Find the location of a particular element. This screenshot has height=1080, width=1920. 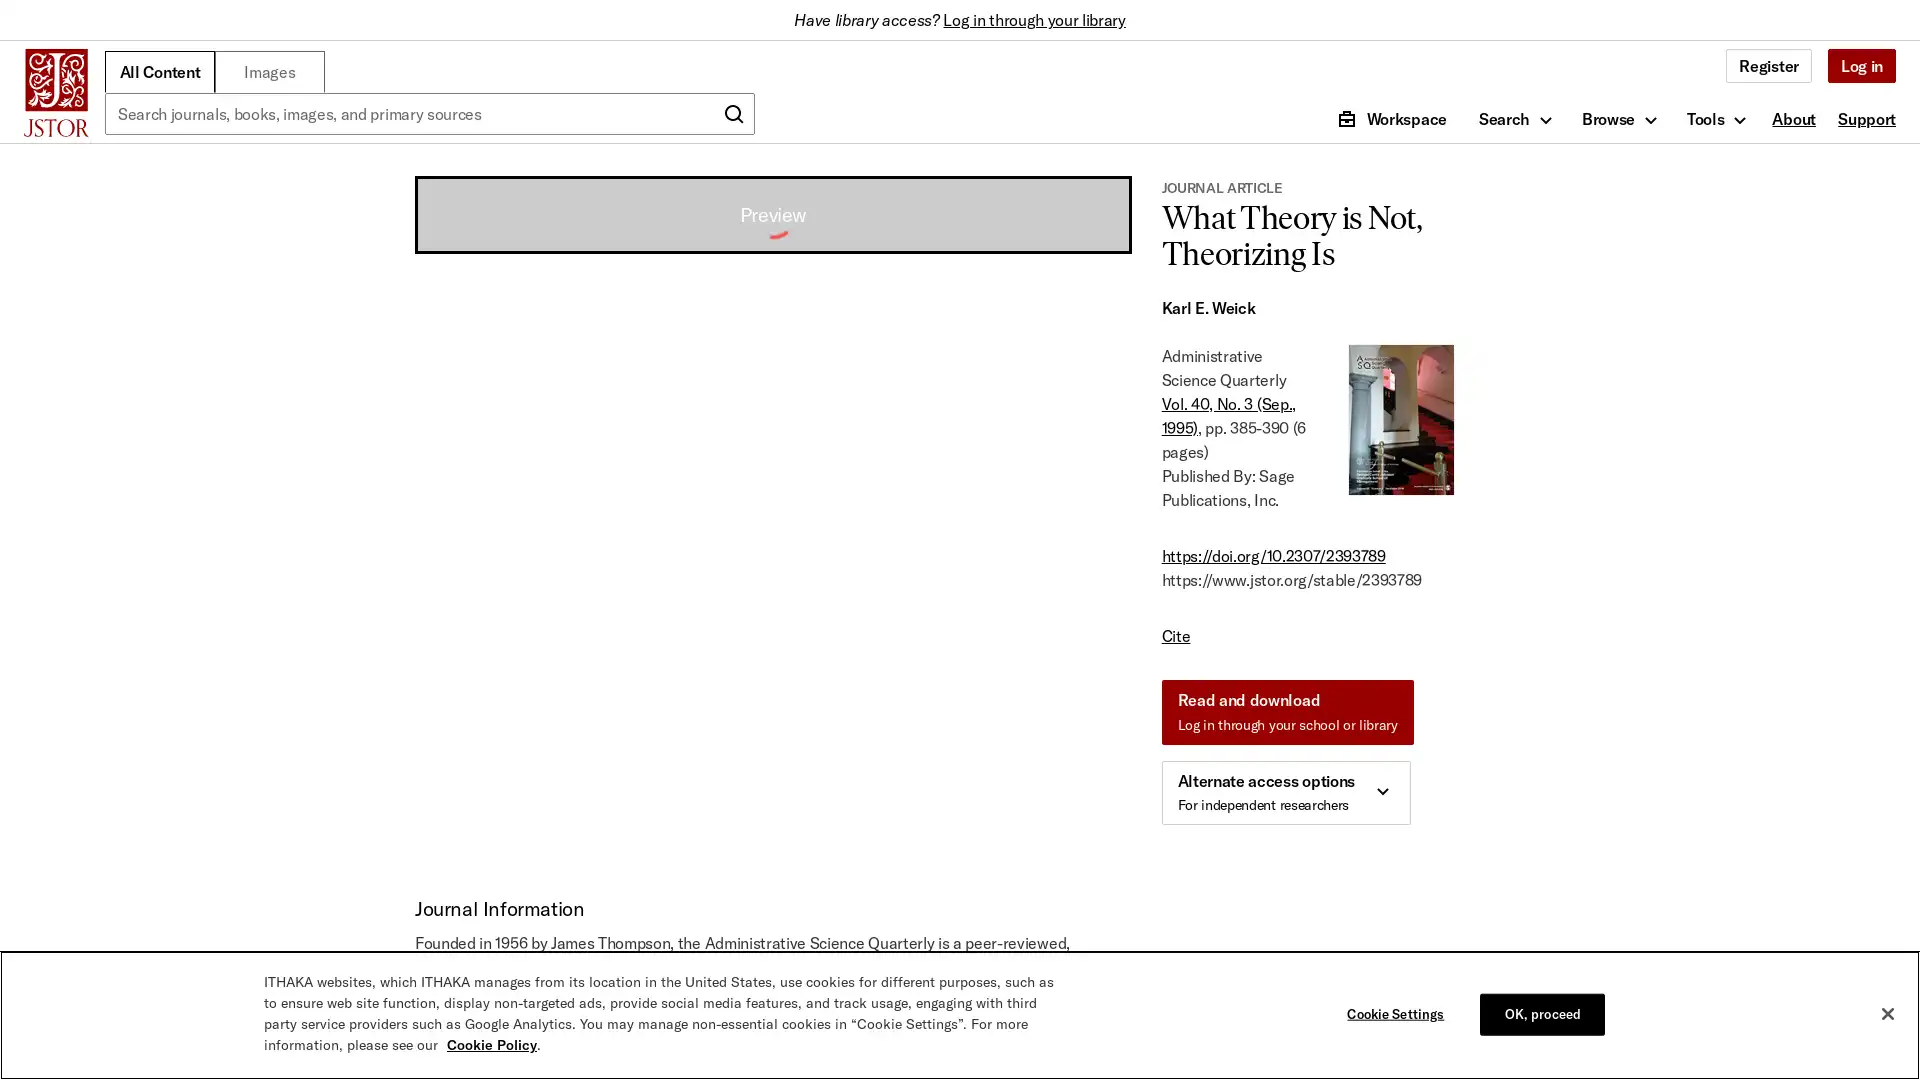

Alternate access options For independent researchers is located at coordinates (1285, 792).